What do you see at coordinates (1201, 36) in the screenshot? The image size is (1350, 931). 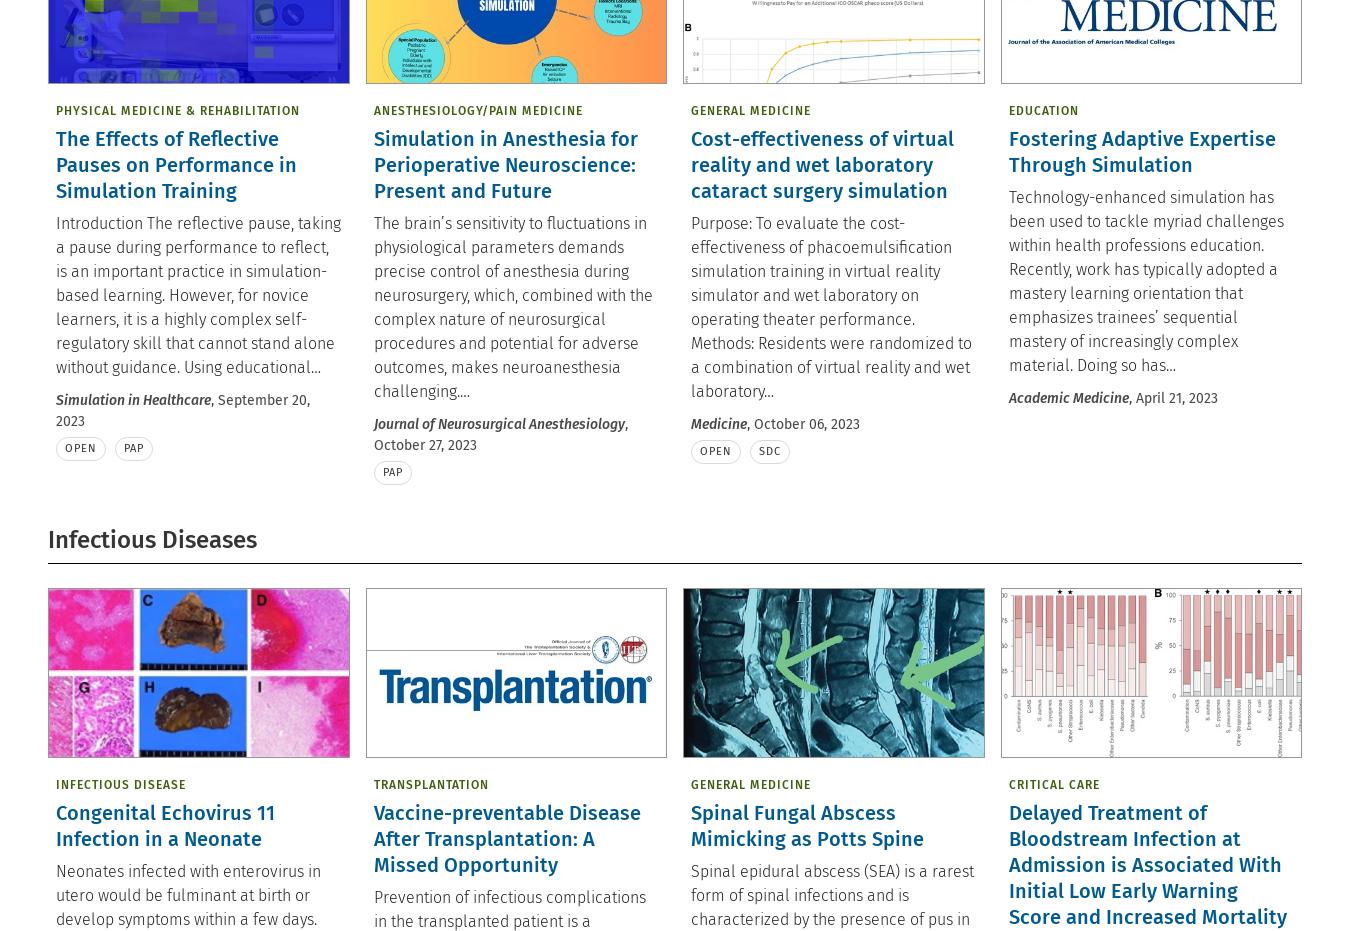 I see `'Submit a Service Request'` at bounding box center [1201, 36].